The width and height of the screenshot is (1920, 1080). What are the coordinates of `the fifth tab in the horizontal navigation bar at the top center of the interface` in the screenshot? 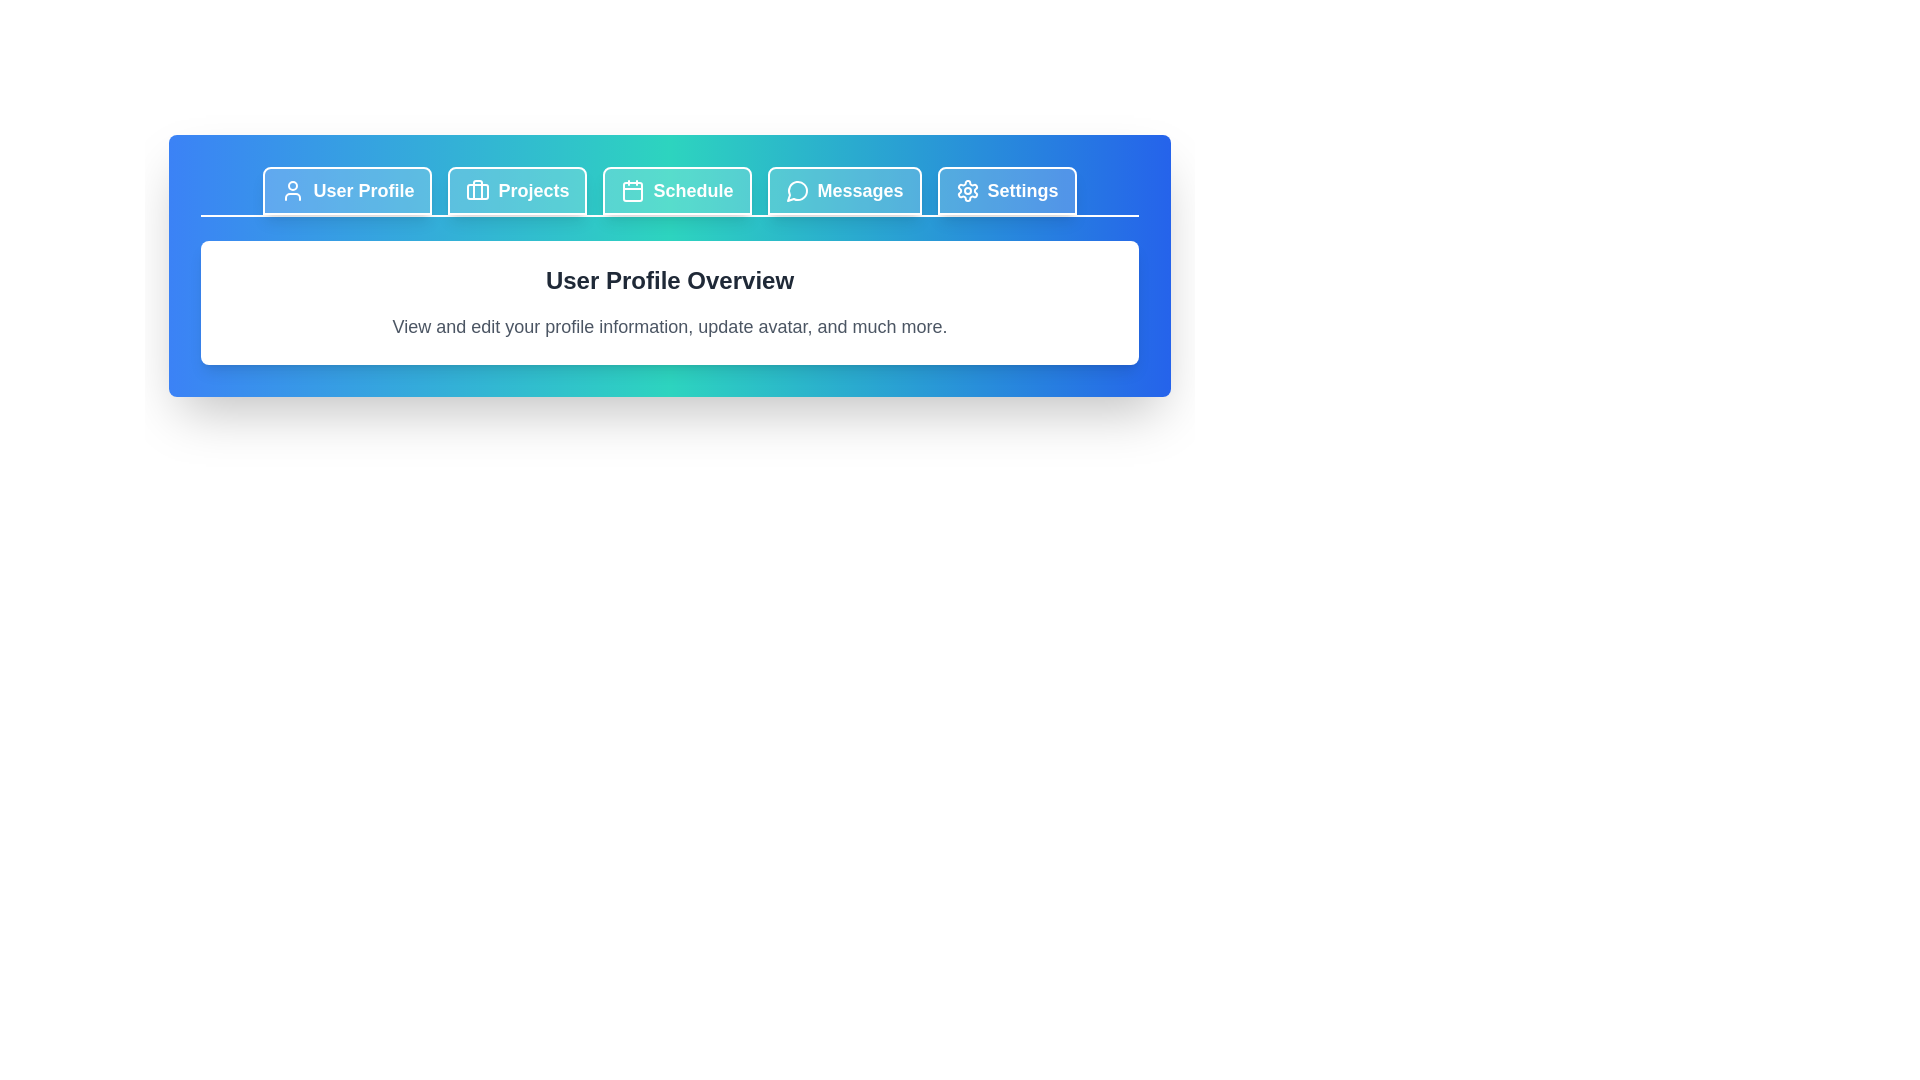 It's located at (1007, 191).